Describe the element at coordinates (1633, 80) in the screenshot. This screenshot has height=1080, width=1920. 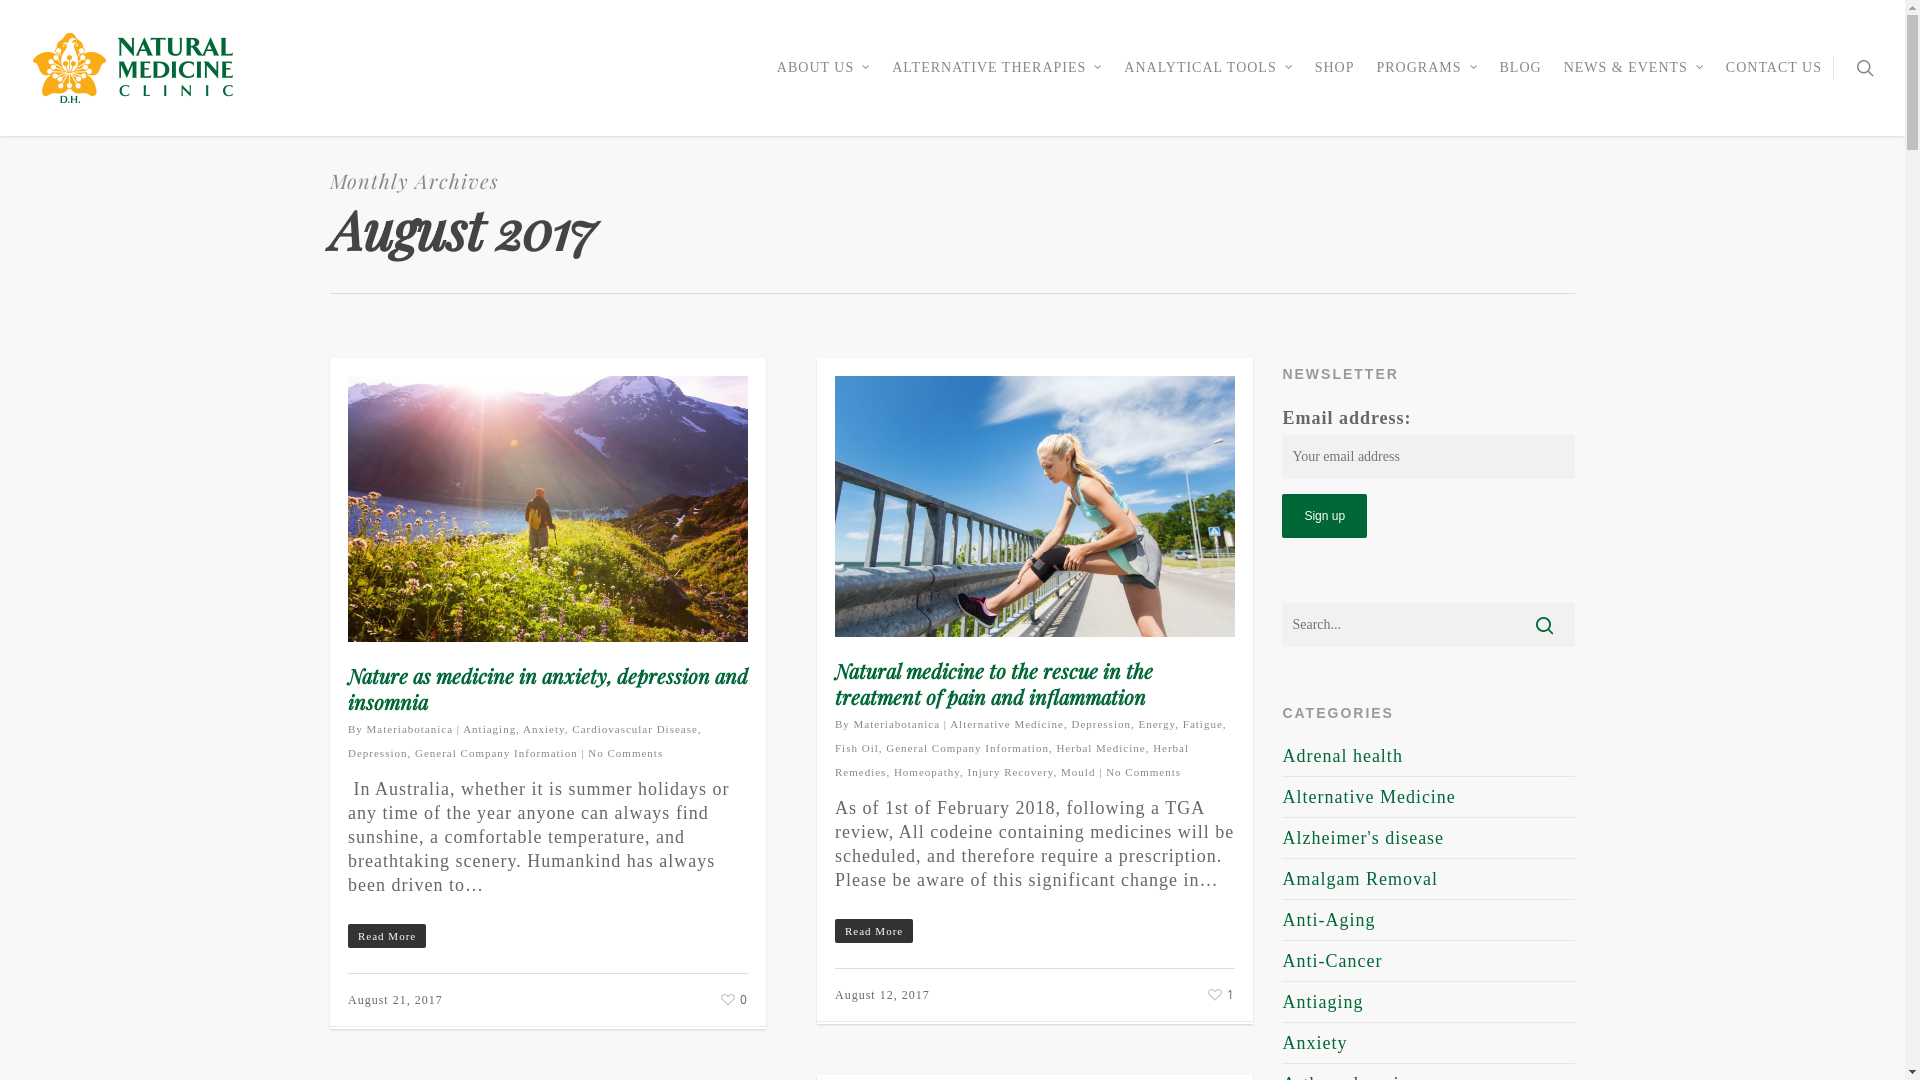
I see `'NEWS & EVENTS'` at that location.